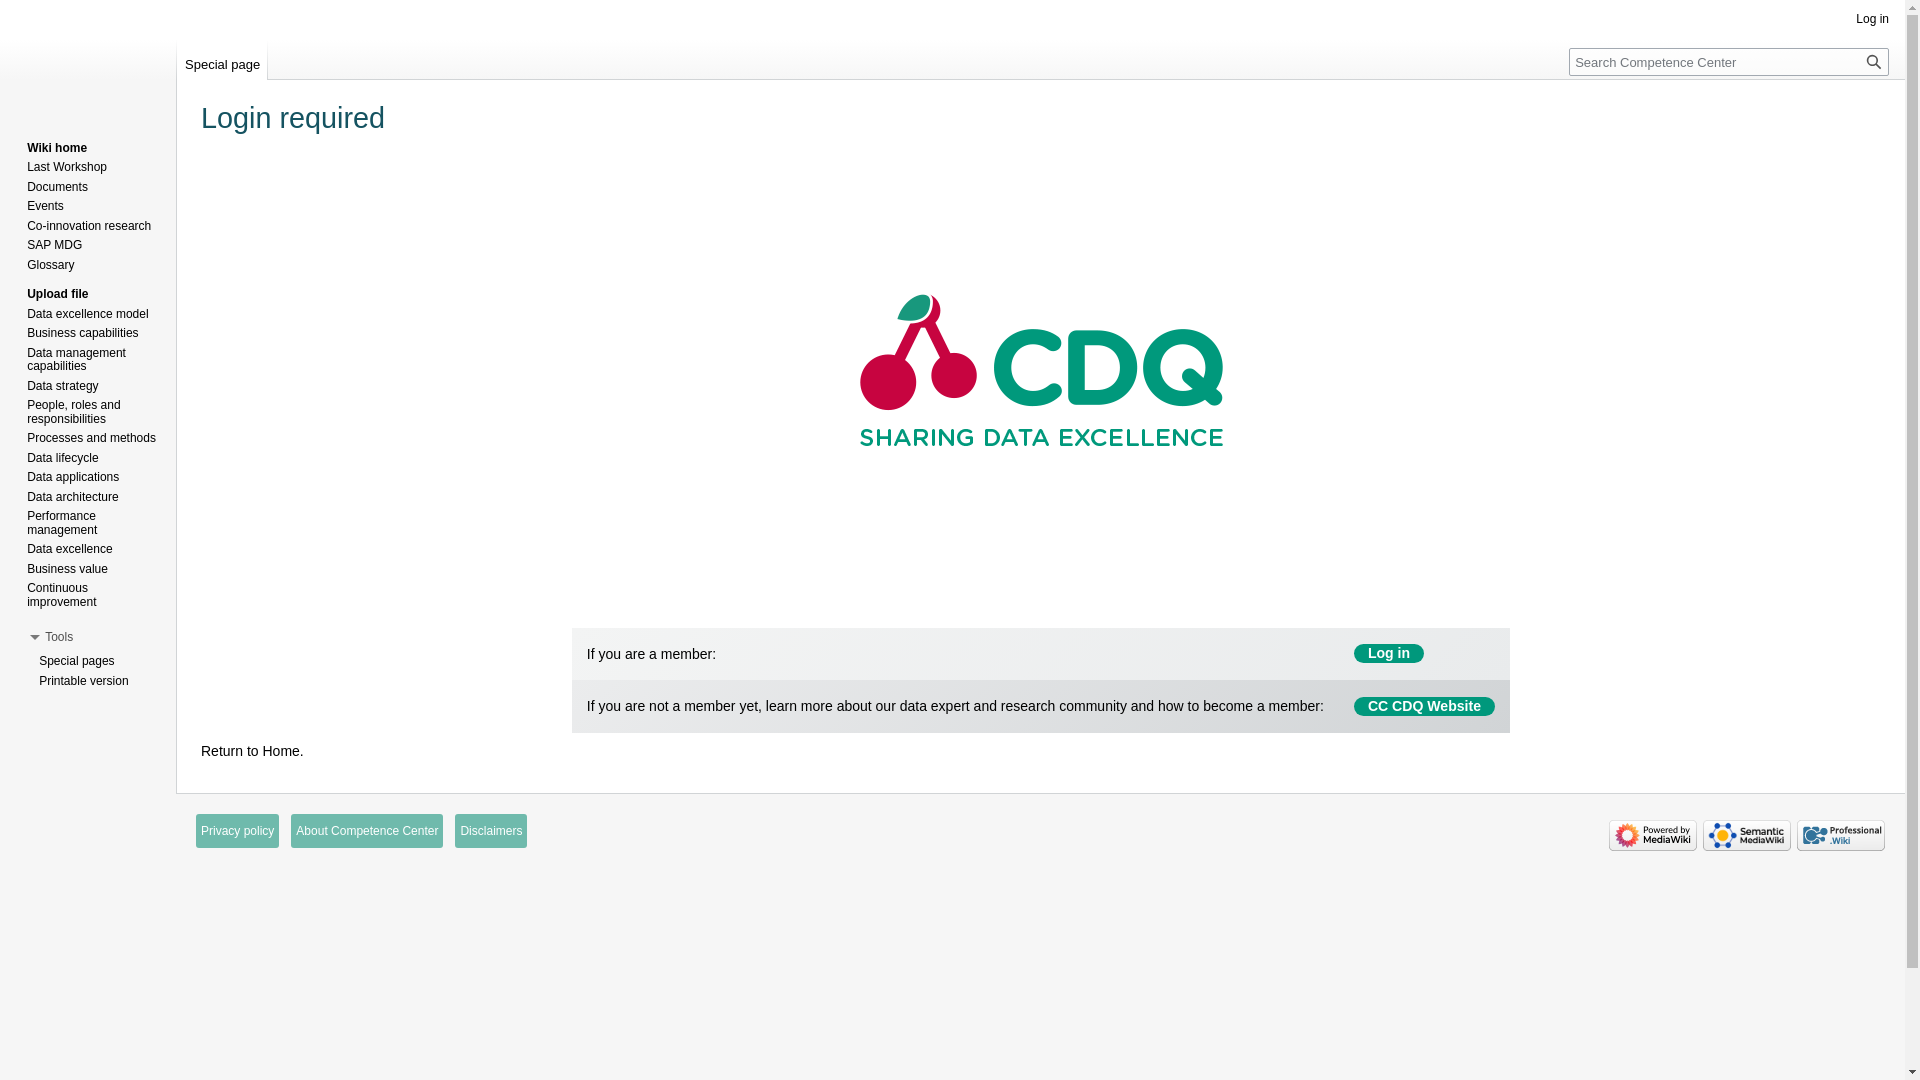 The image size is (1920, 1080). What do you see at coordinates (57, 293) in the screenshot?
I see `'Upload file'` at bounding box center [57, 293].